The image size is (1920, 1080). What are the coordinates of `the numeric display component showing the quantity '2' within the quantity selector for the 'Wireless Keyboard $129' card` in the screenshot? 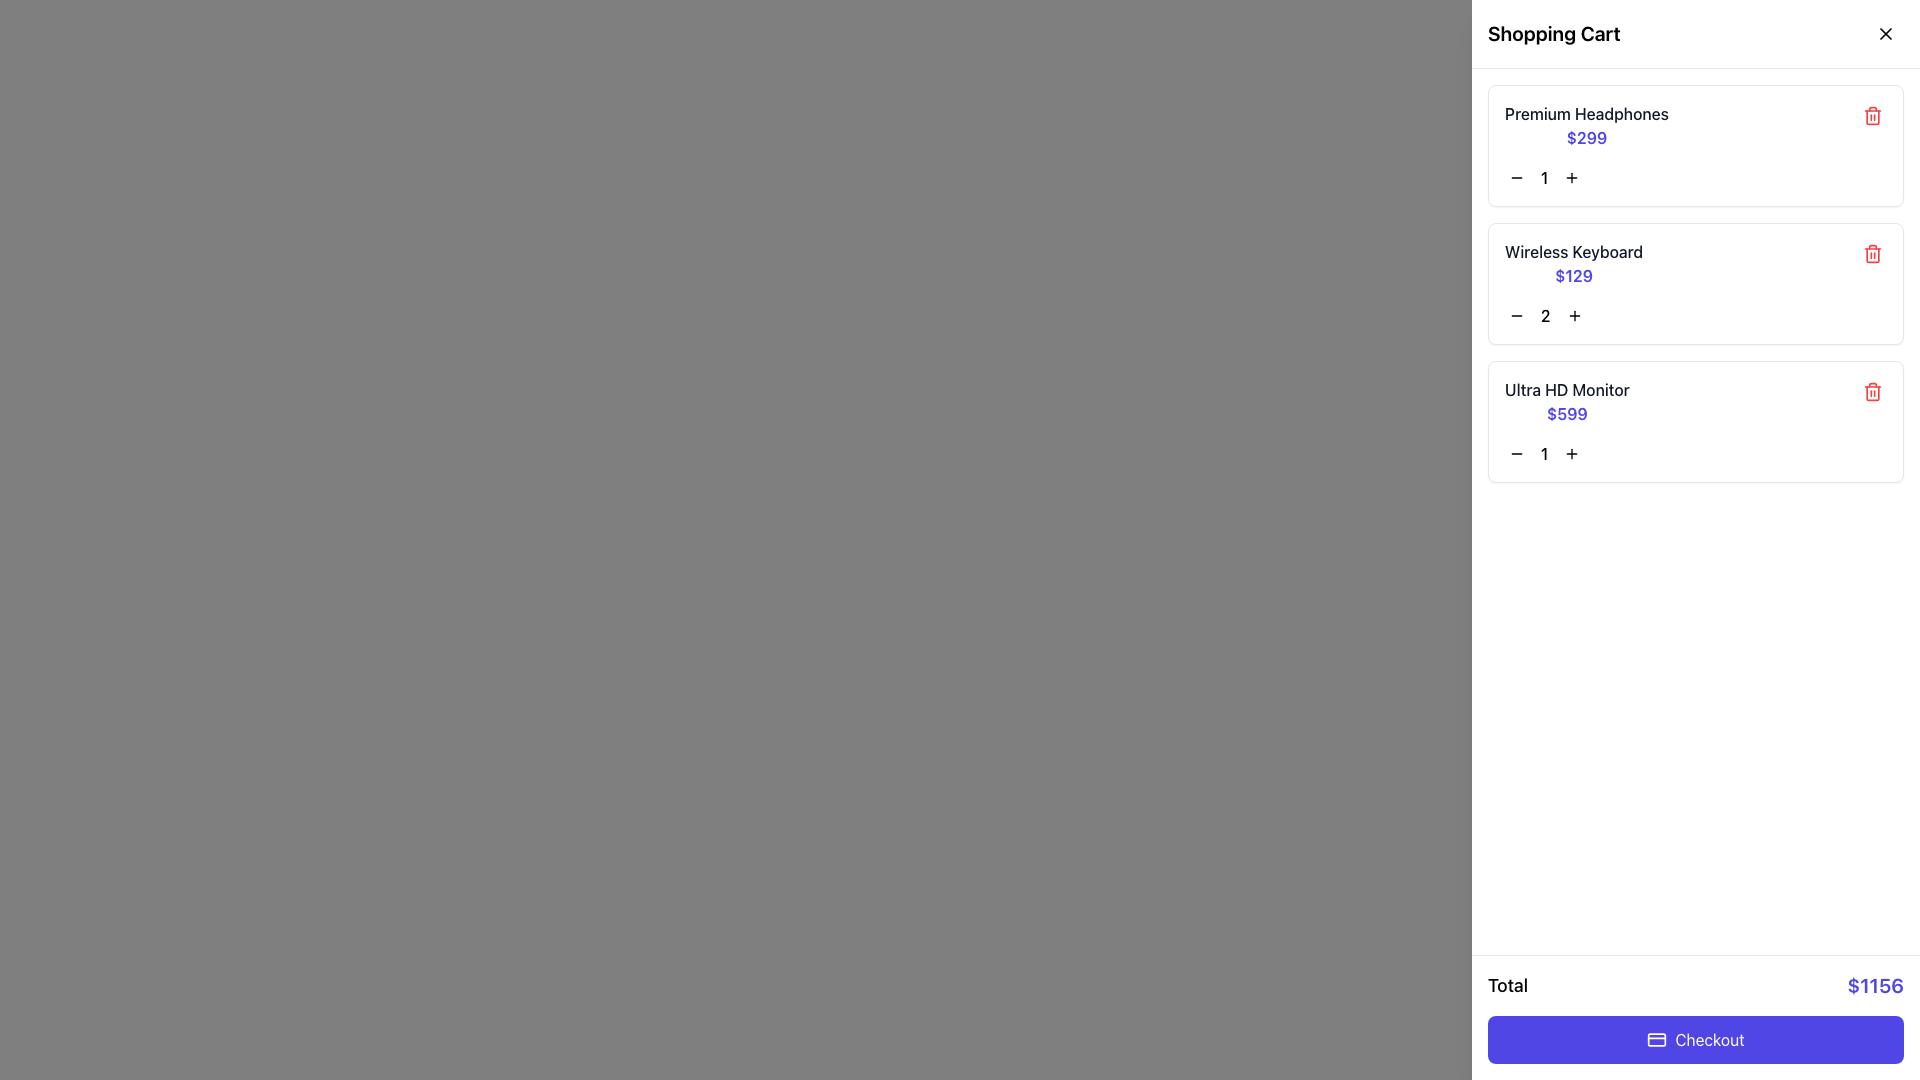 It's located at (1694, 315).